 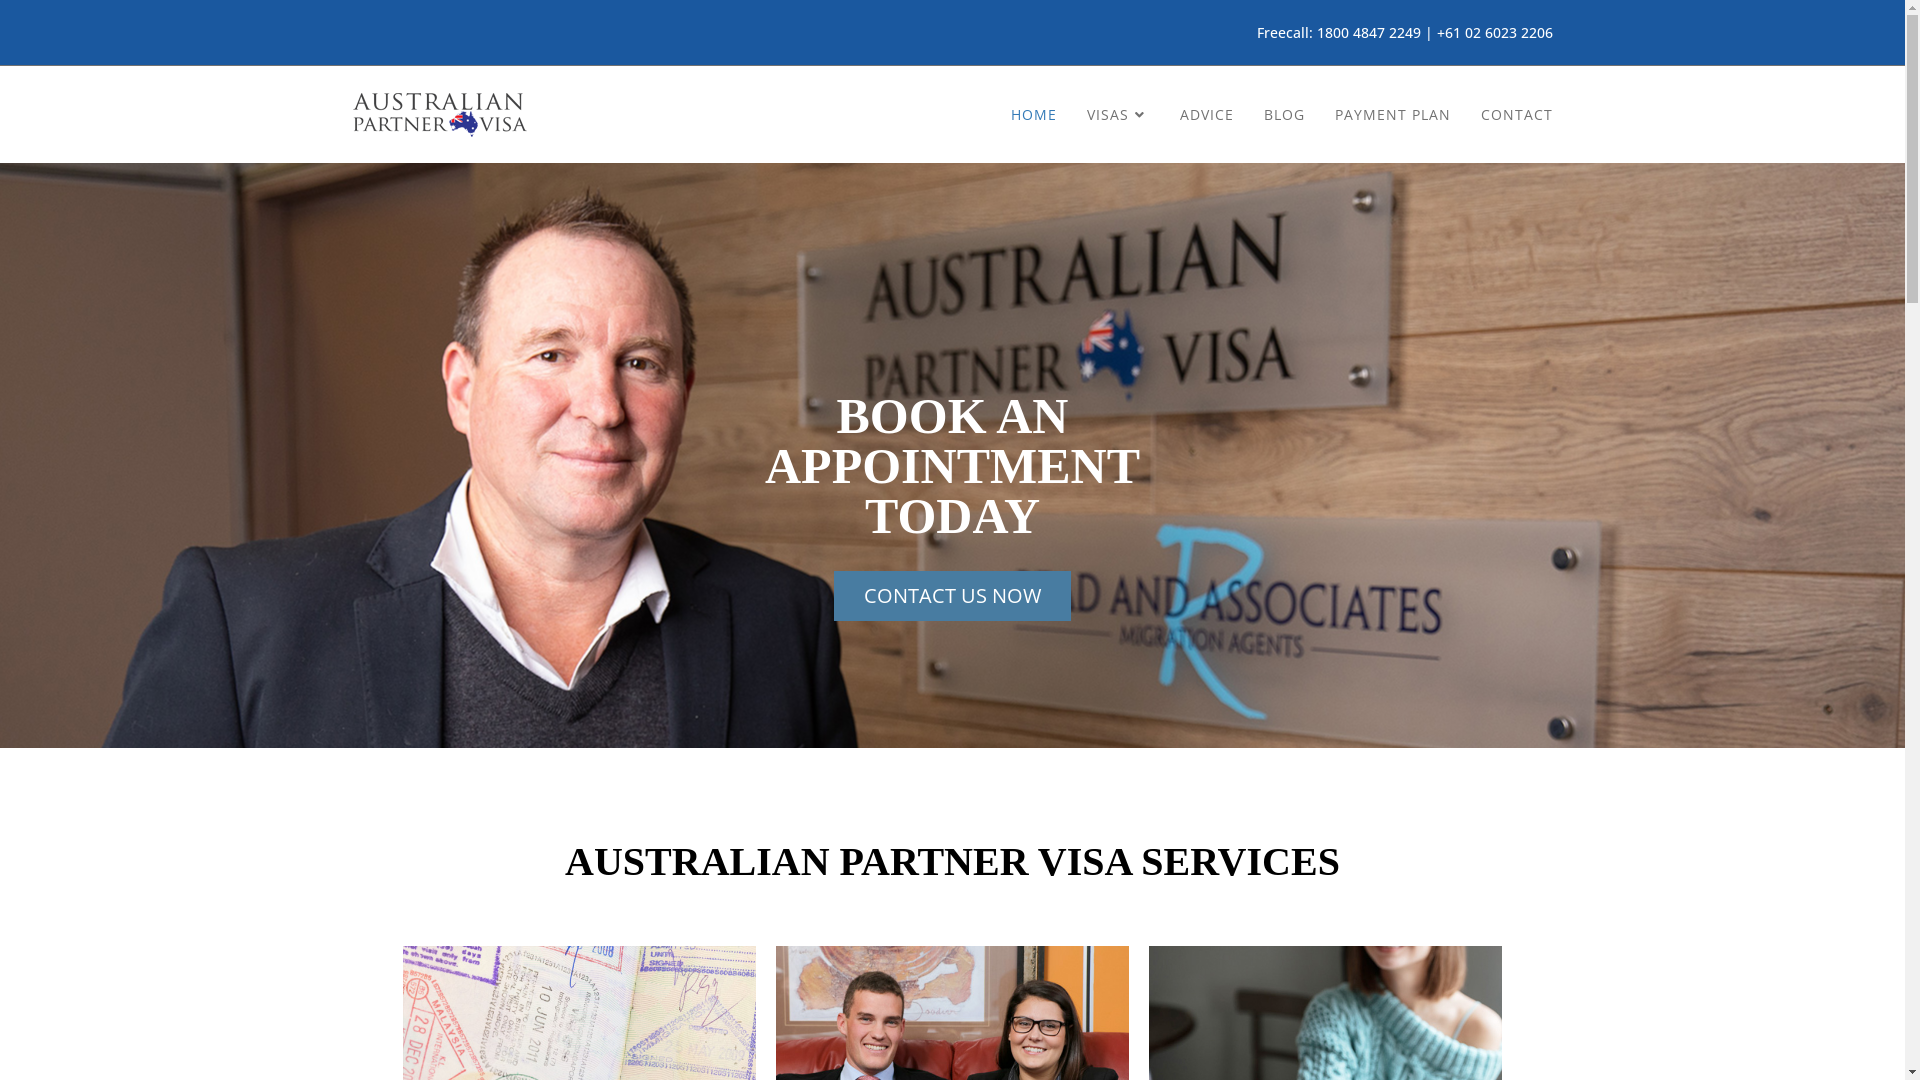 I want to click on 'HOME', so click(x=996, y=114).